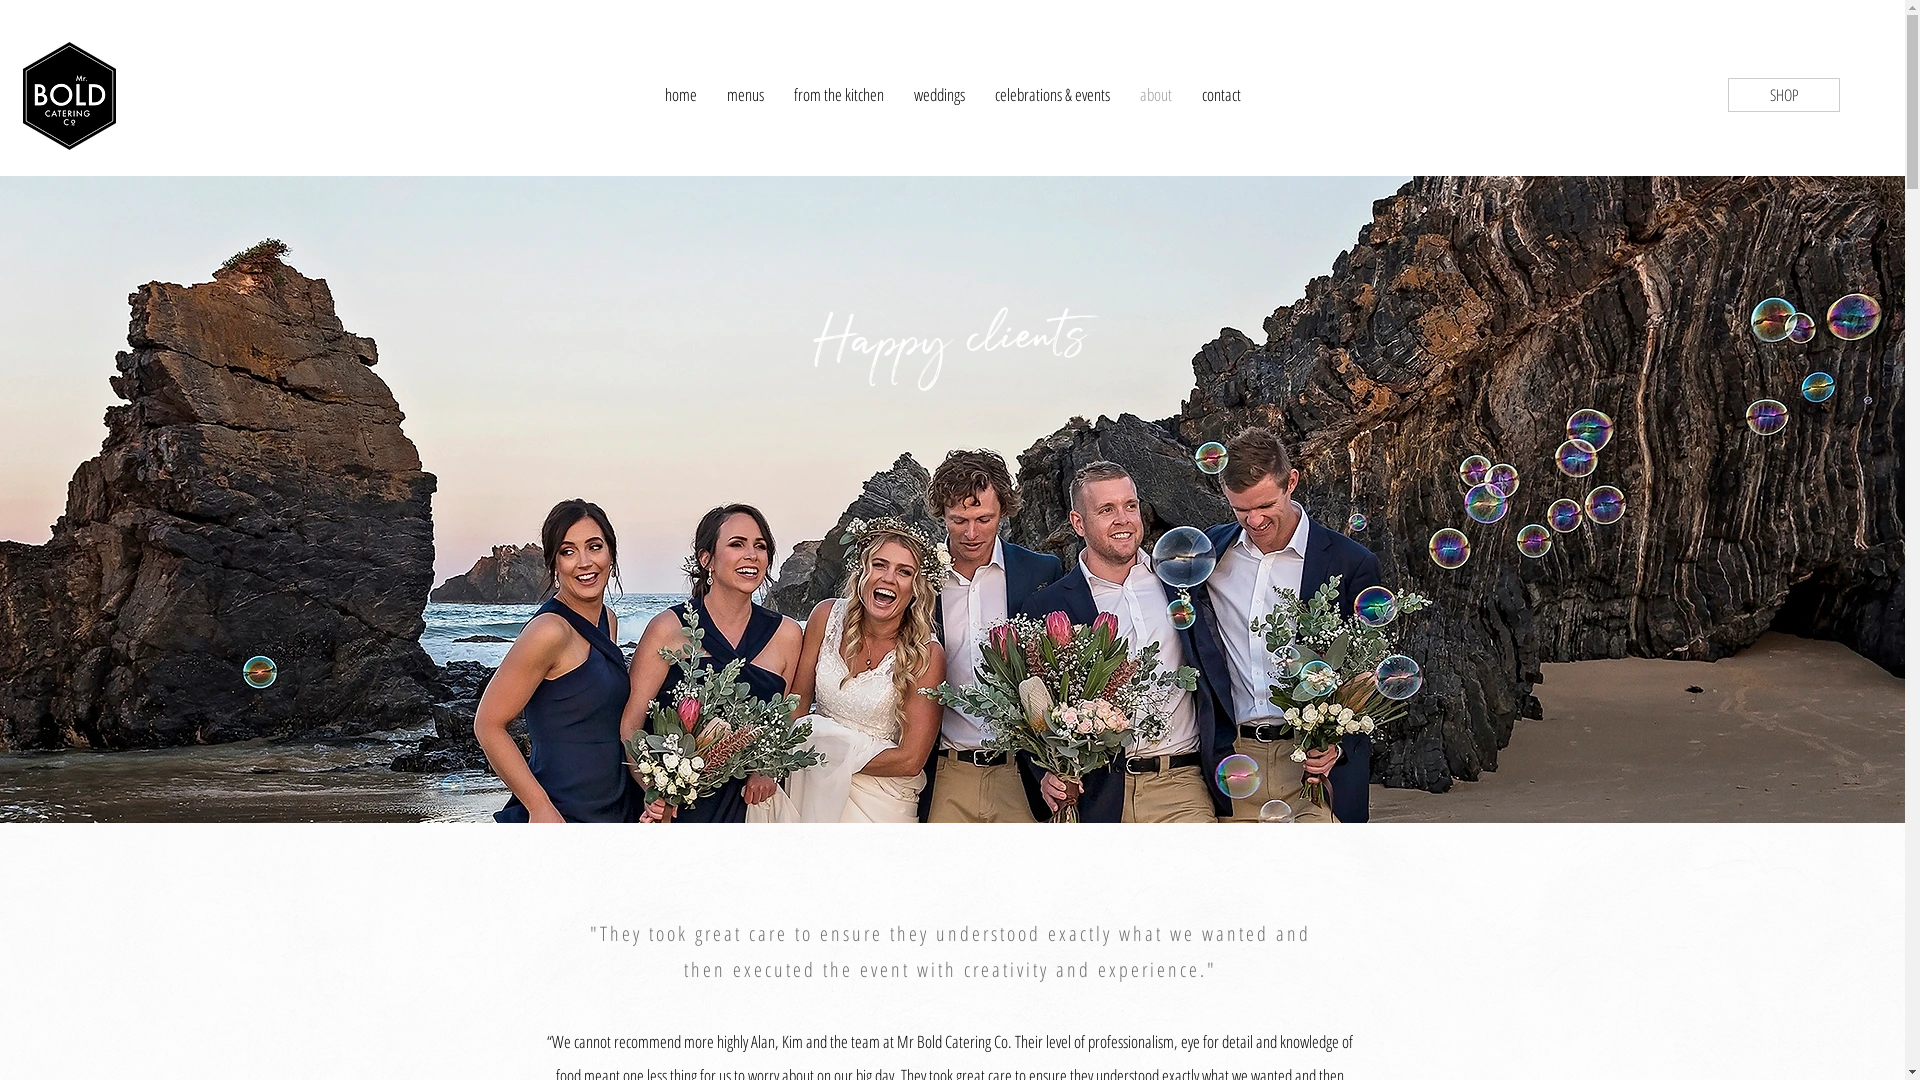 This screenshot has height=1080, width=1920. I want to click on 'celebrations & events', so click(1051, 94).